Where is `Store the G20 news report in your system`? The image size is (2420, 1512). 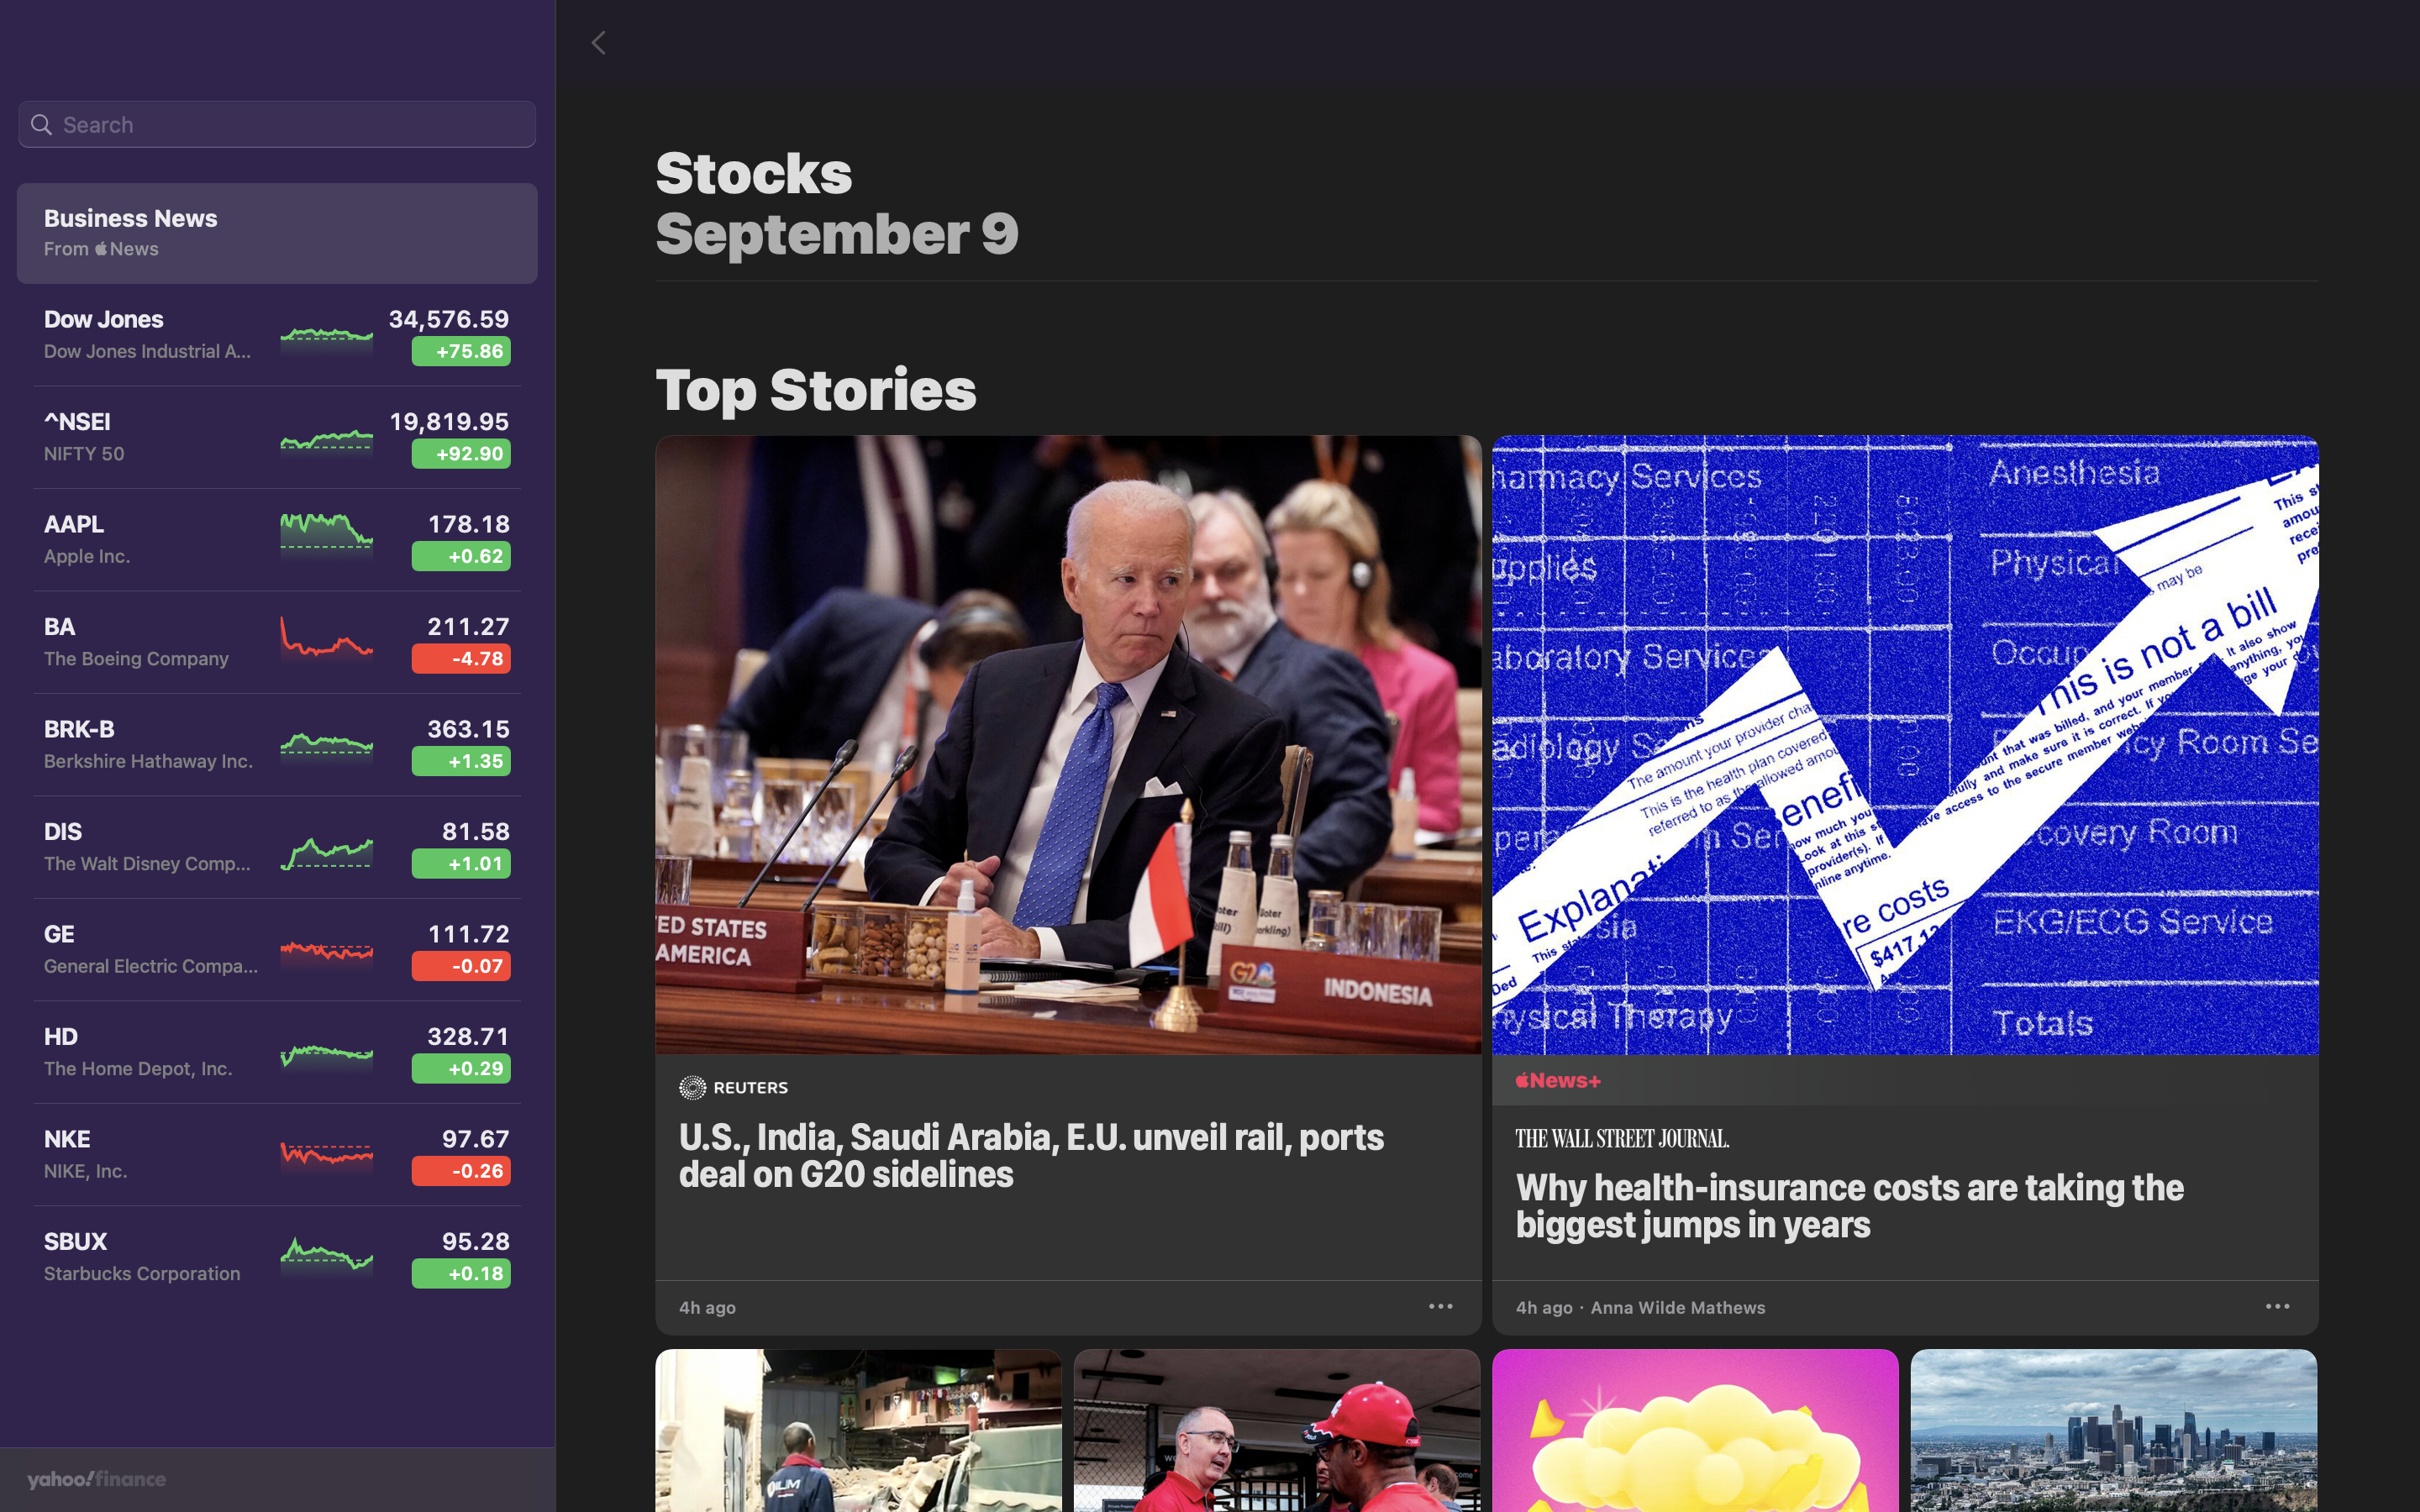
Store the G20 news report in your system is located at coordinates (1443, 1303).